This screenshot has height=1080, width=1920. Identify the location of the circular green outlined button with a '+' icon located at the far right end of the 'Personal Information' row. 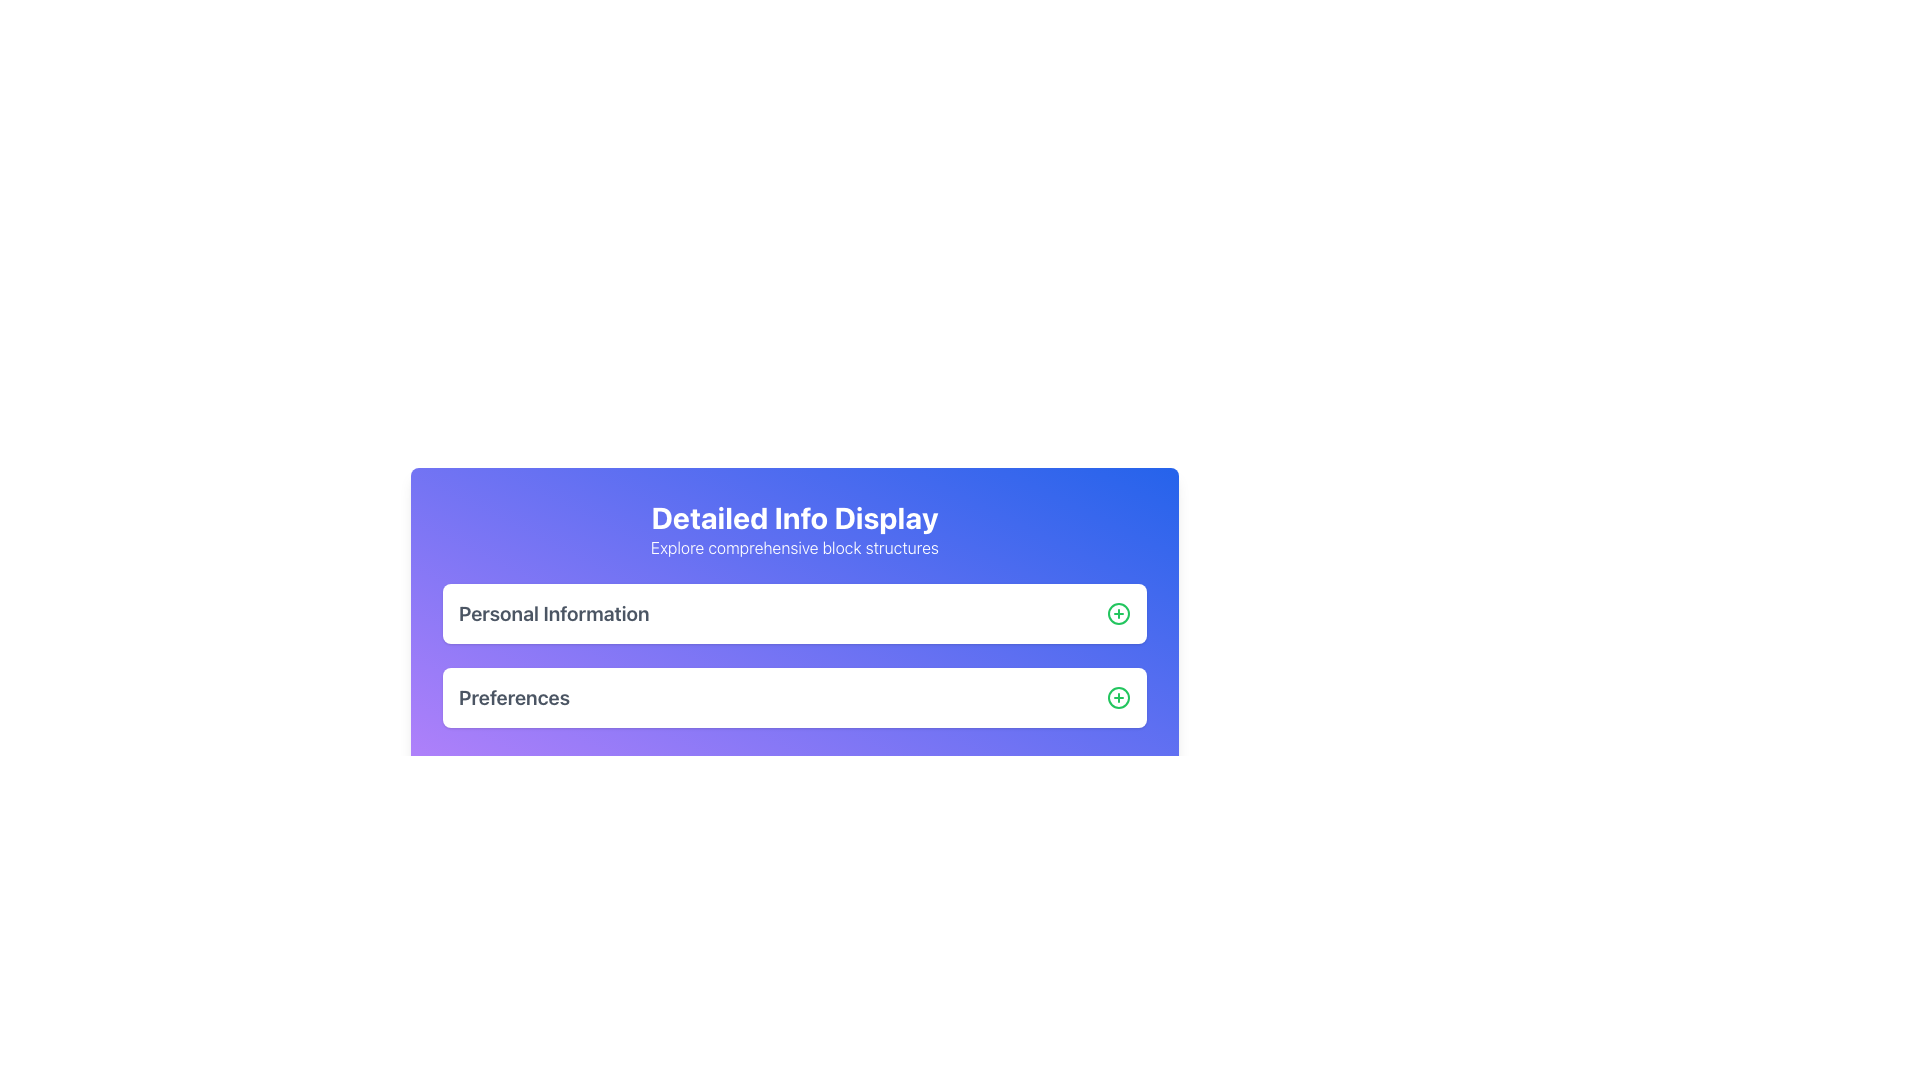
(1117, 612).